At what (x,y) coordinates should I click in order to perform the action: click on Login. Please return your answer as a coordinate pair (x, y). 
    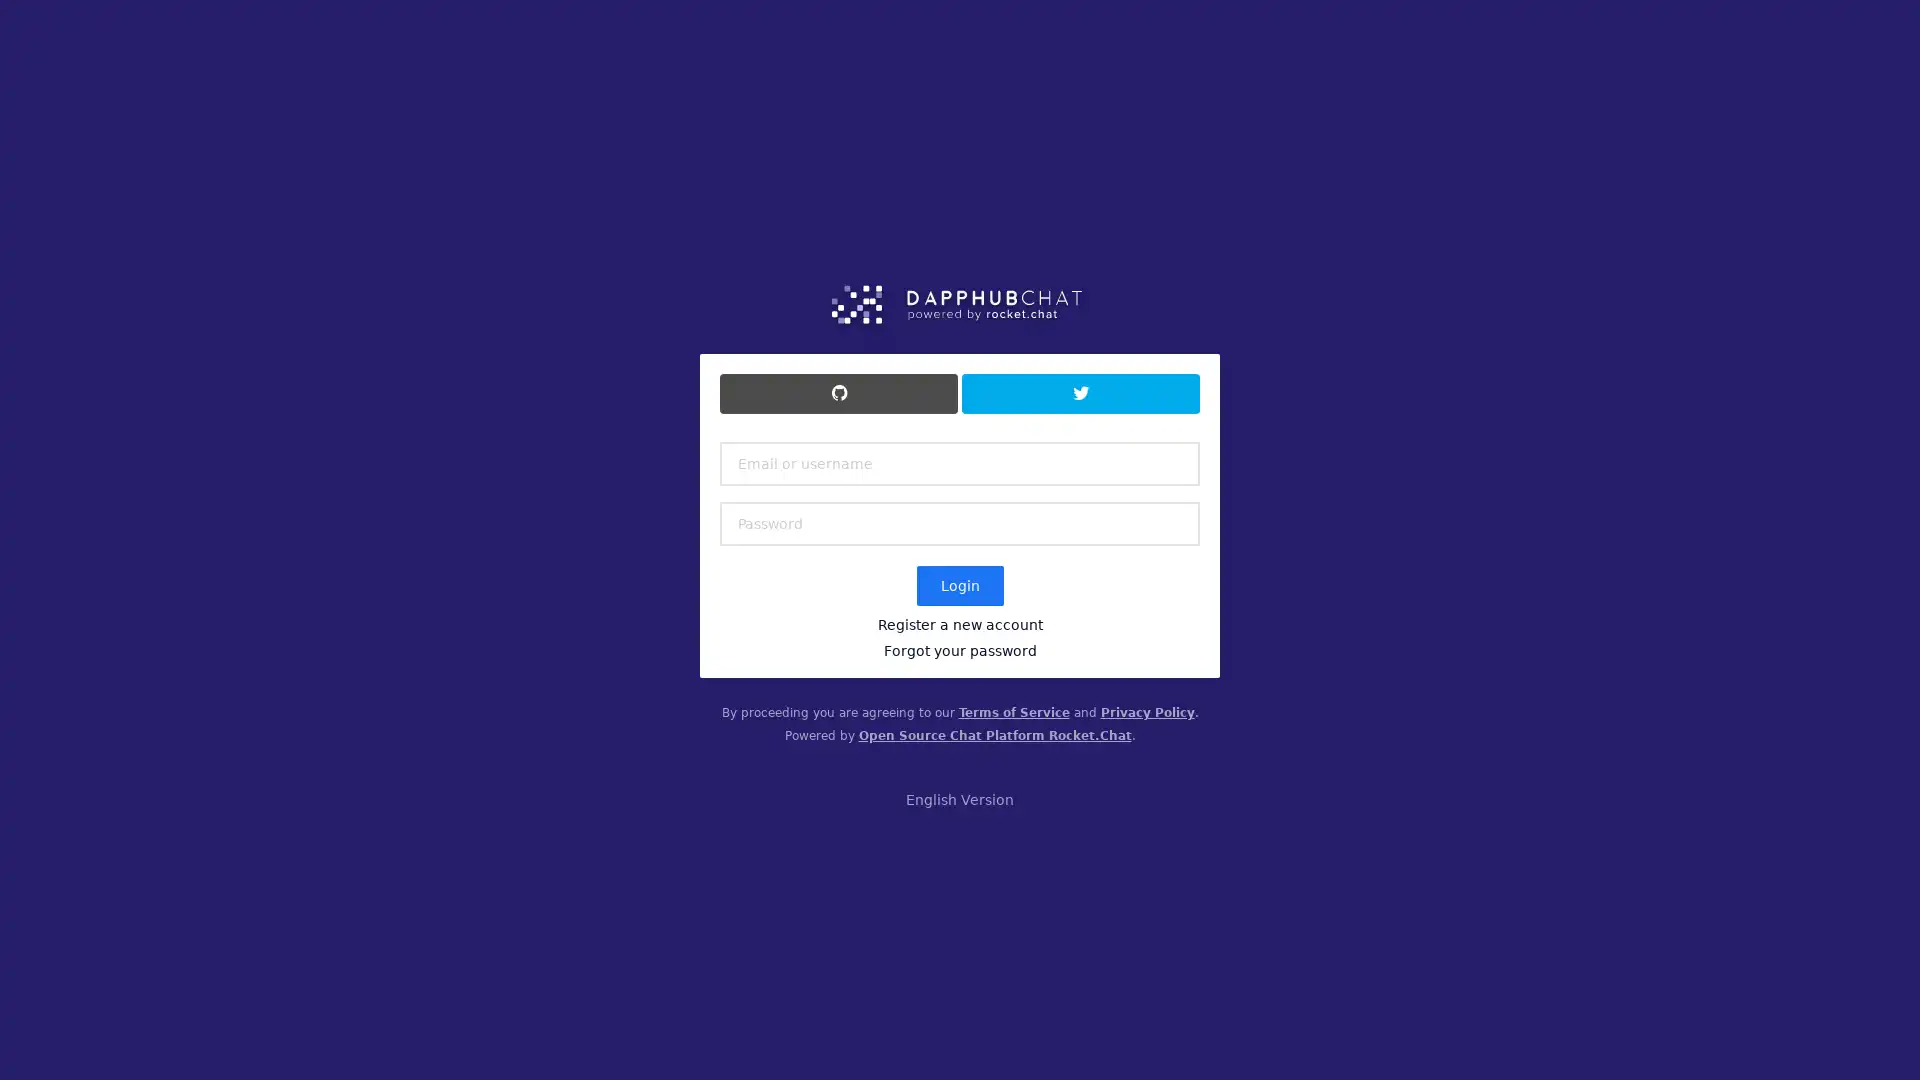
    Looking at the image, I should click on (958, 585).